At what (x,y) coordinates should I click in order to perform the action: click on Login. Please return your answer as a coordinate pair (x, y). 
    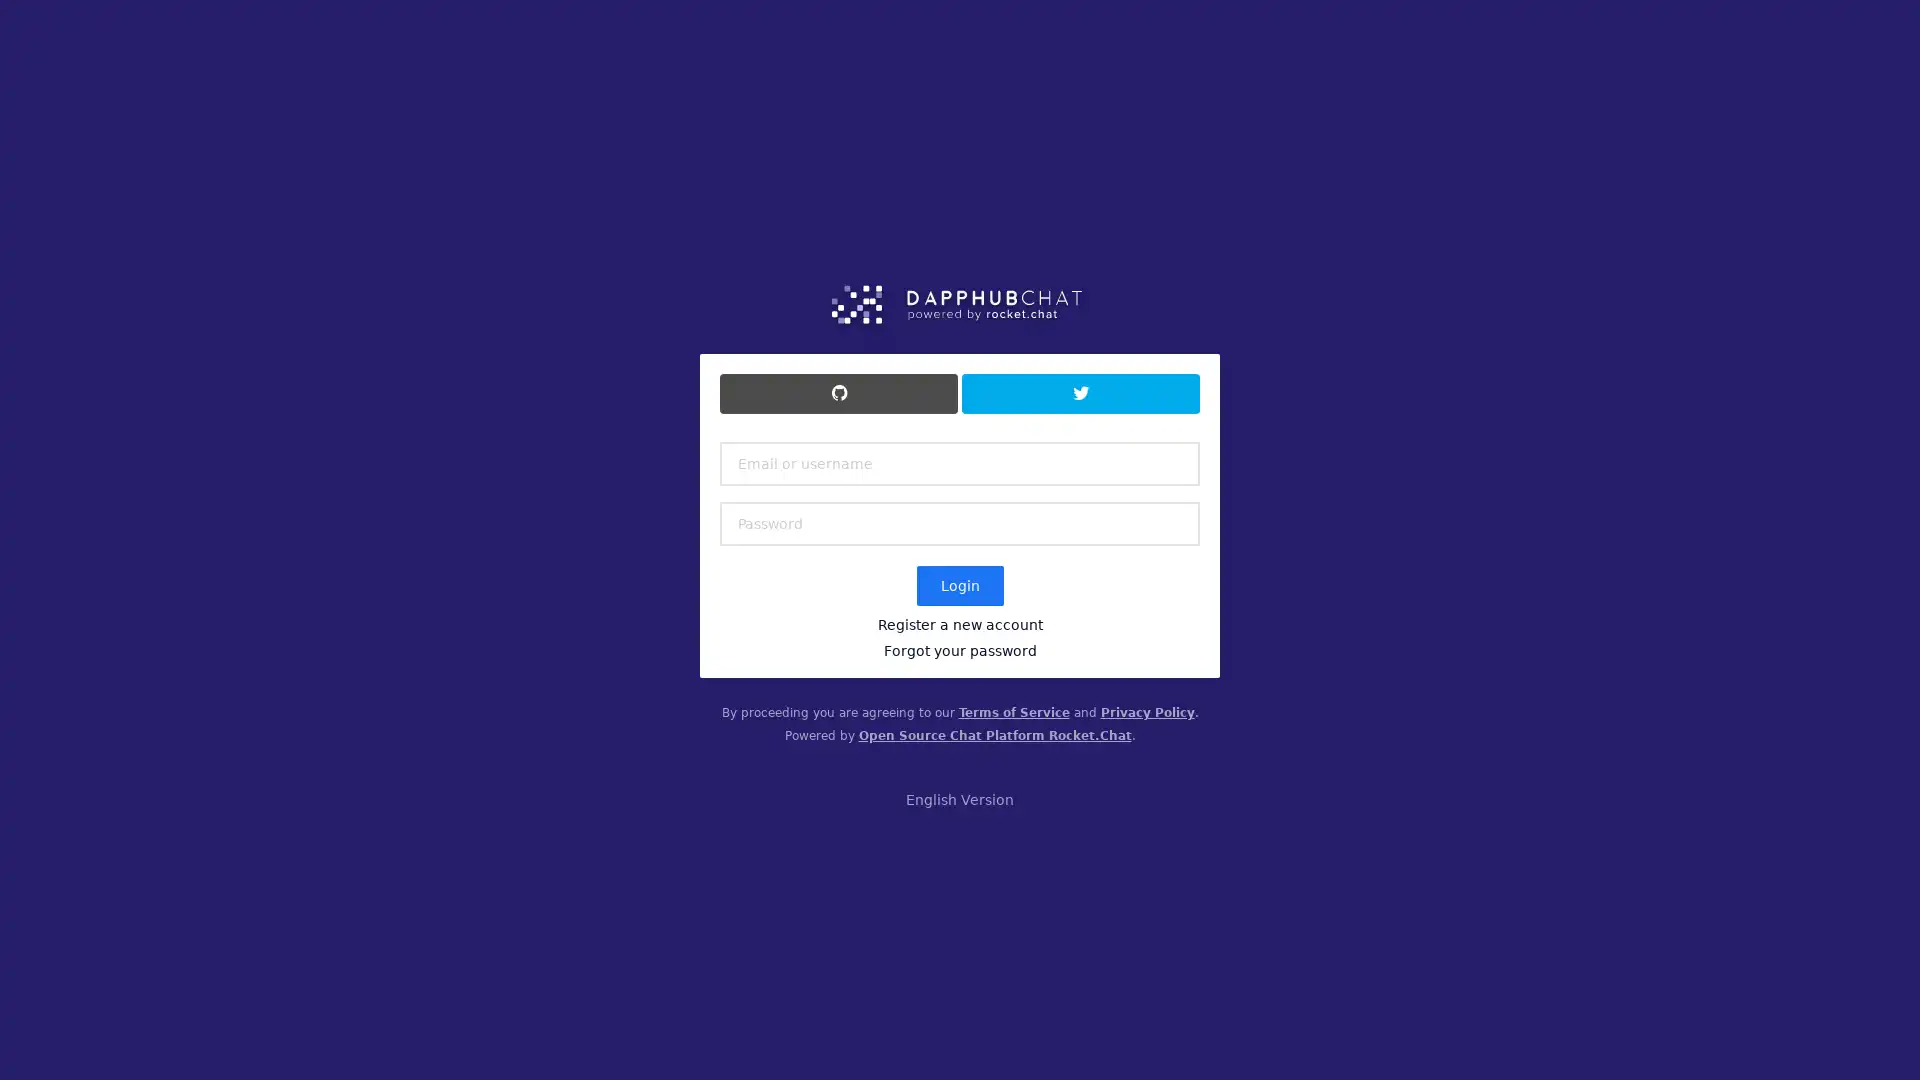
    Looking at the image, I should click on (958, 585).